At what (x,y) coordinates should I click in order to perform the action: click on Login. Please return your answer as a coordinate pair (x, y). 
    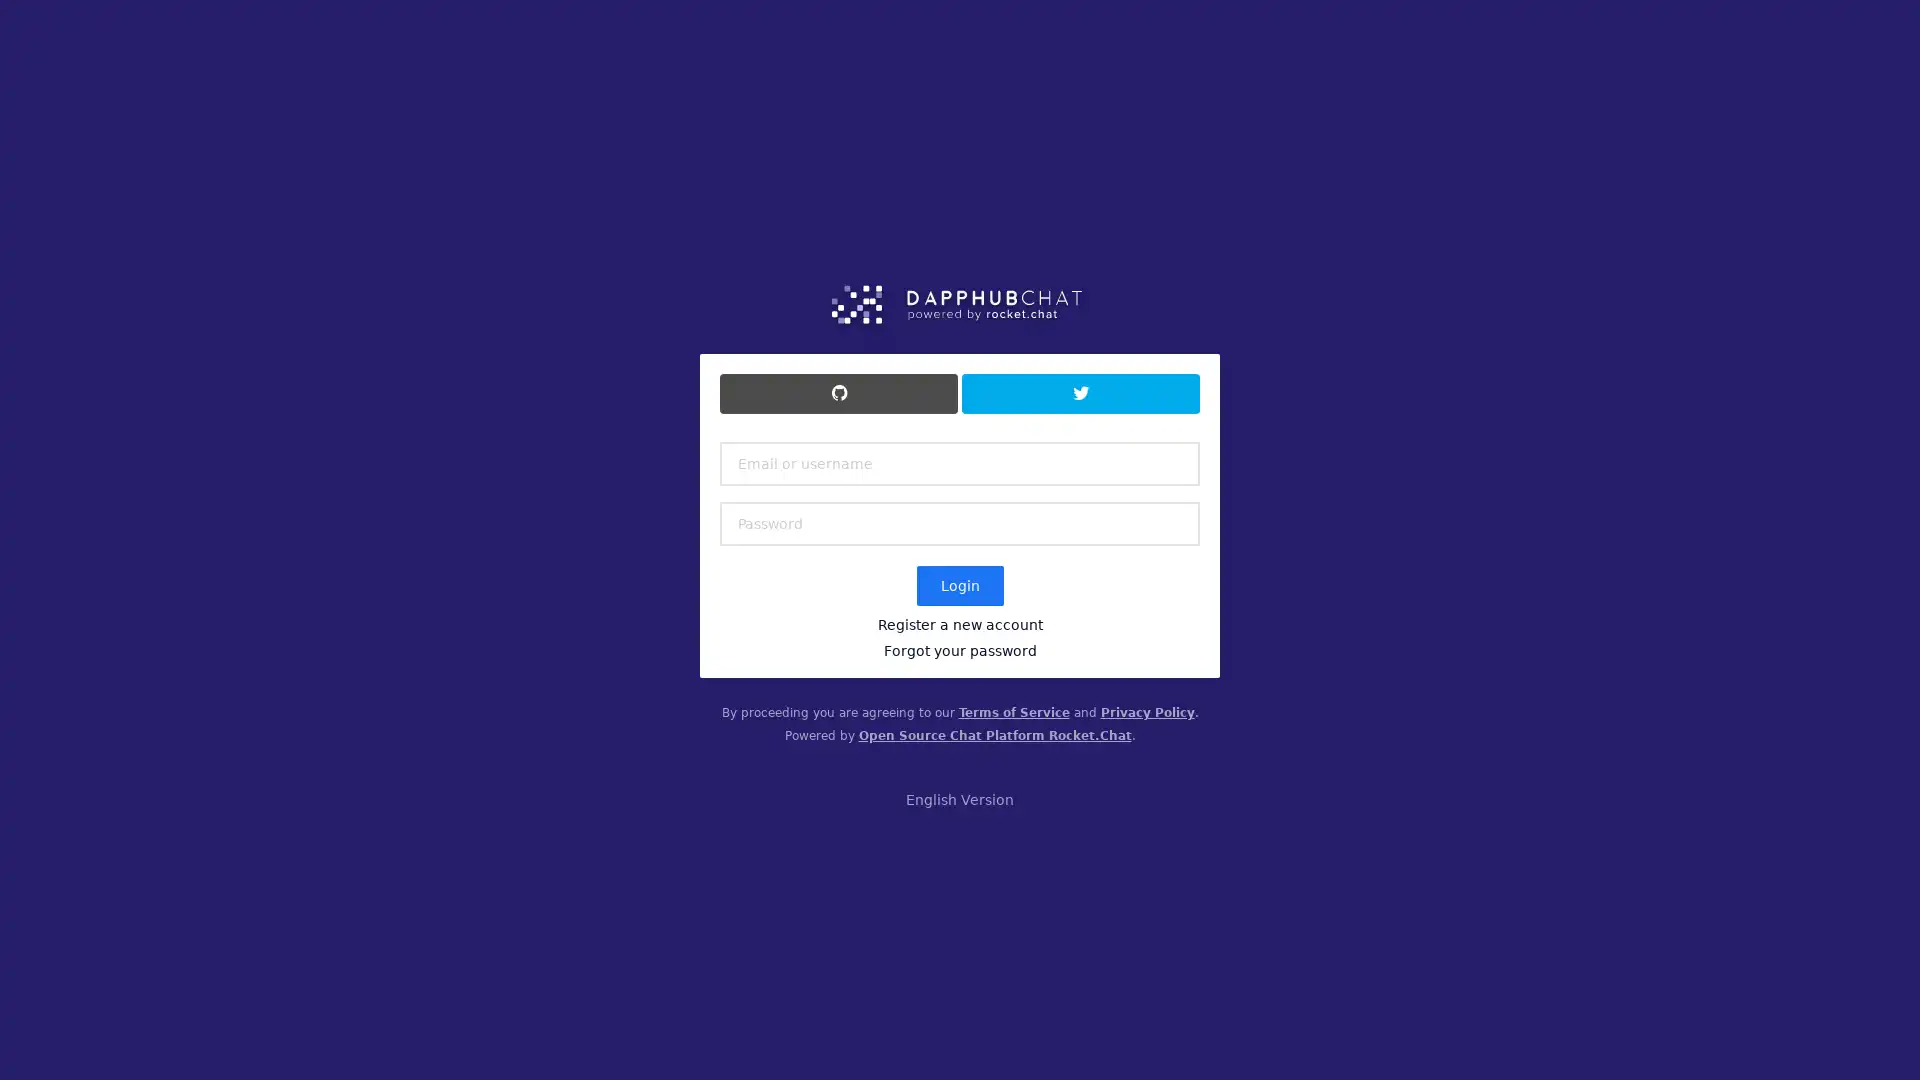
    Looking at the image, I should click on (958, 585).